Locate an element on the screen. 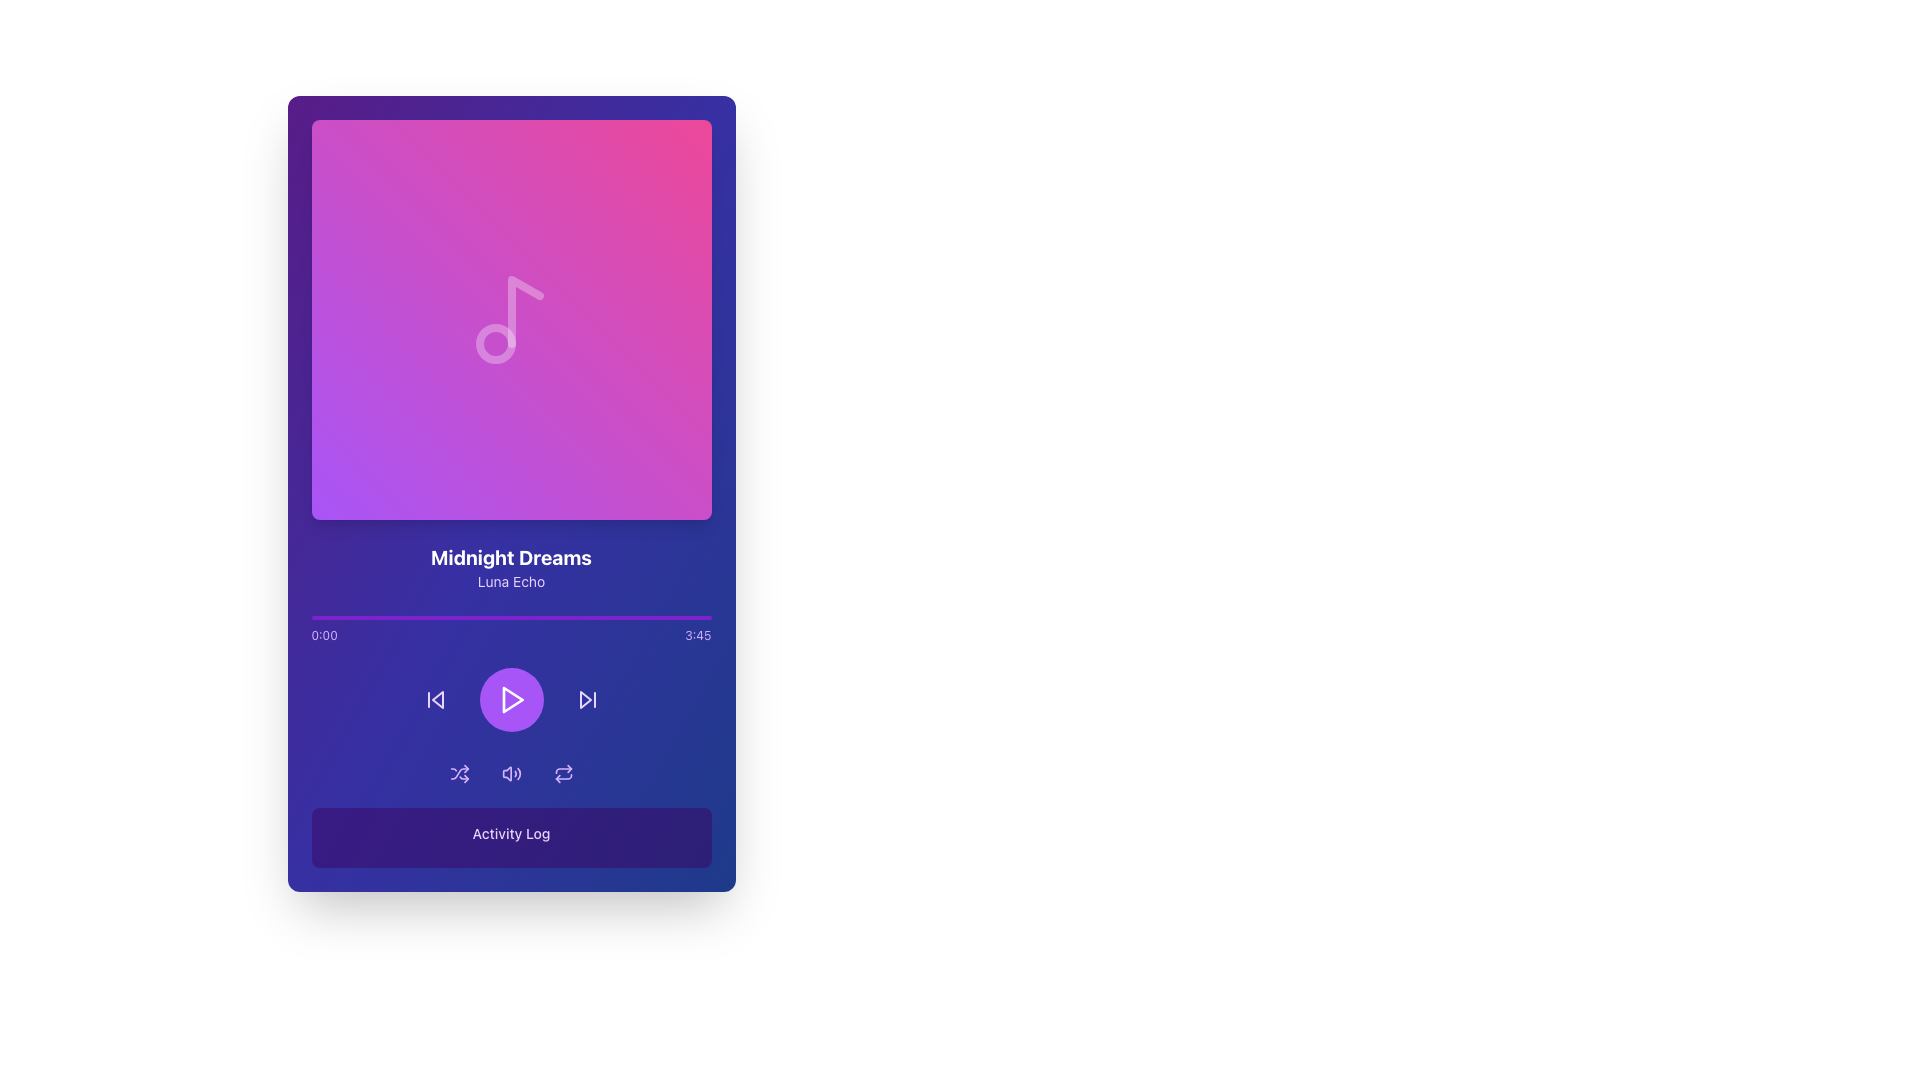 Image resolution: width=1920 pixels, height=1080 pixels. the play icon within the circular button located at the center of the music playback interface to observe further effects is located at coordinates (512, 698).